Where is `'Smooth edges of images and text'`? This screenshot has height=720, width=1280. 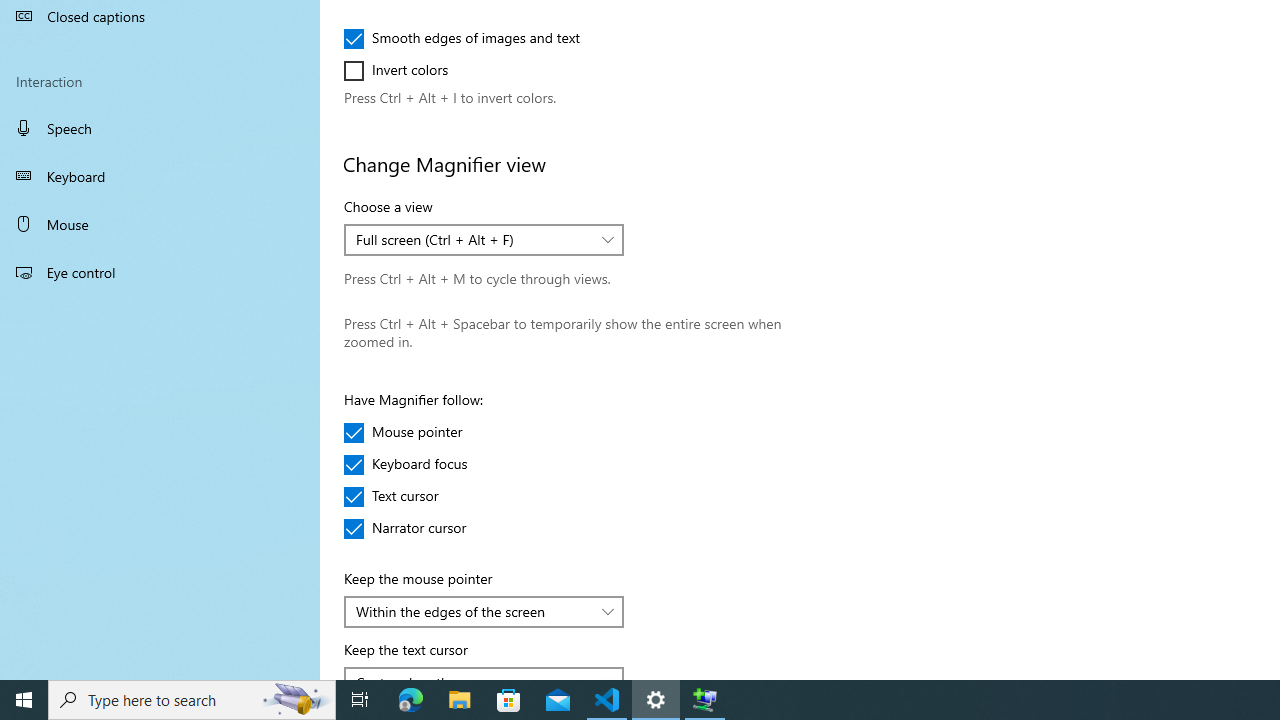 'Smooth edges of images and text' is located at coordinates (461, 38).